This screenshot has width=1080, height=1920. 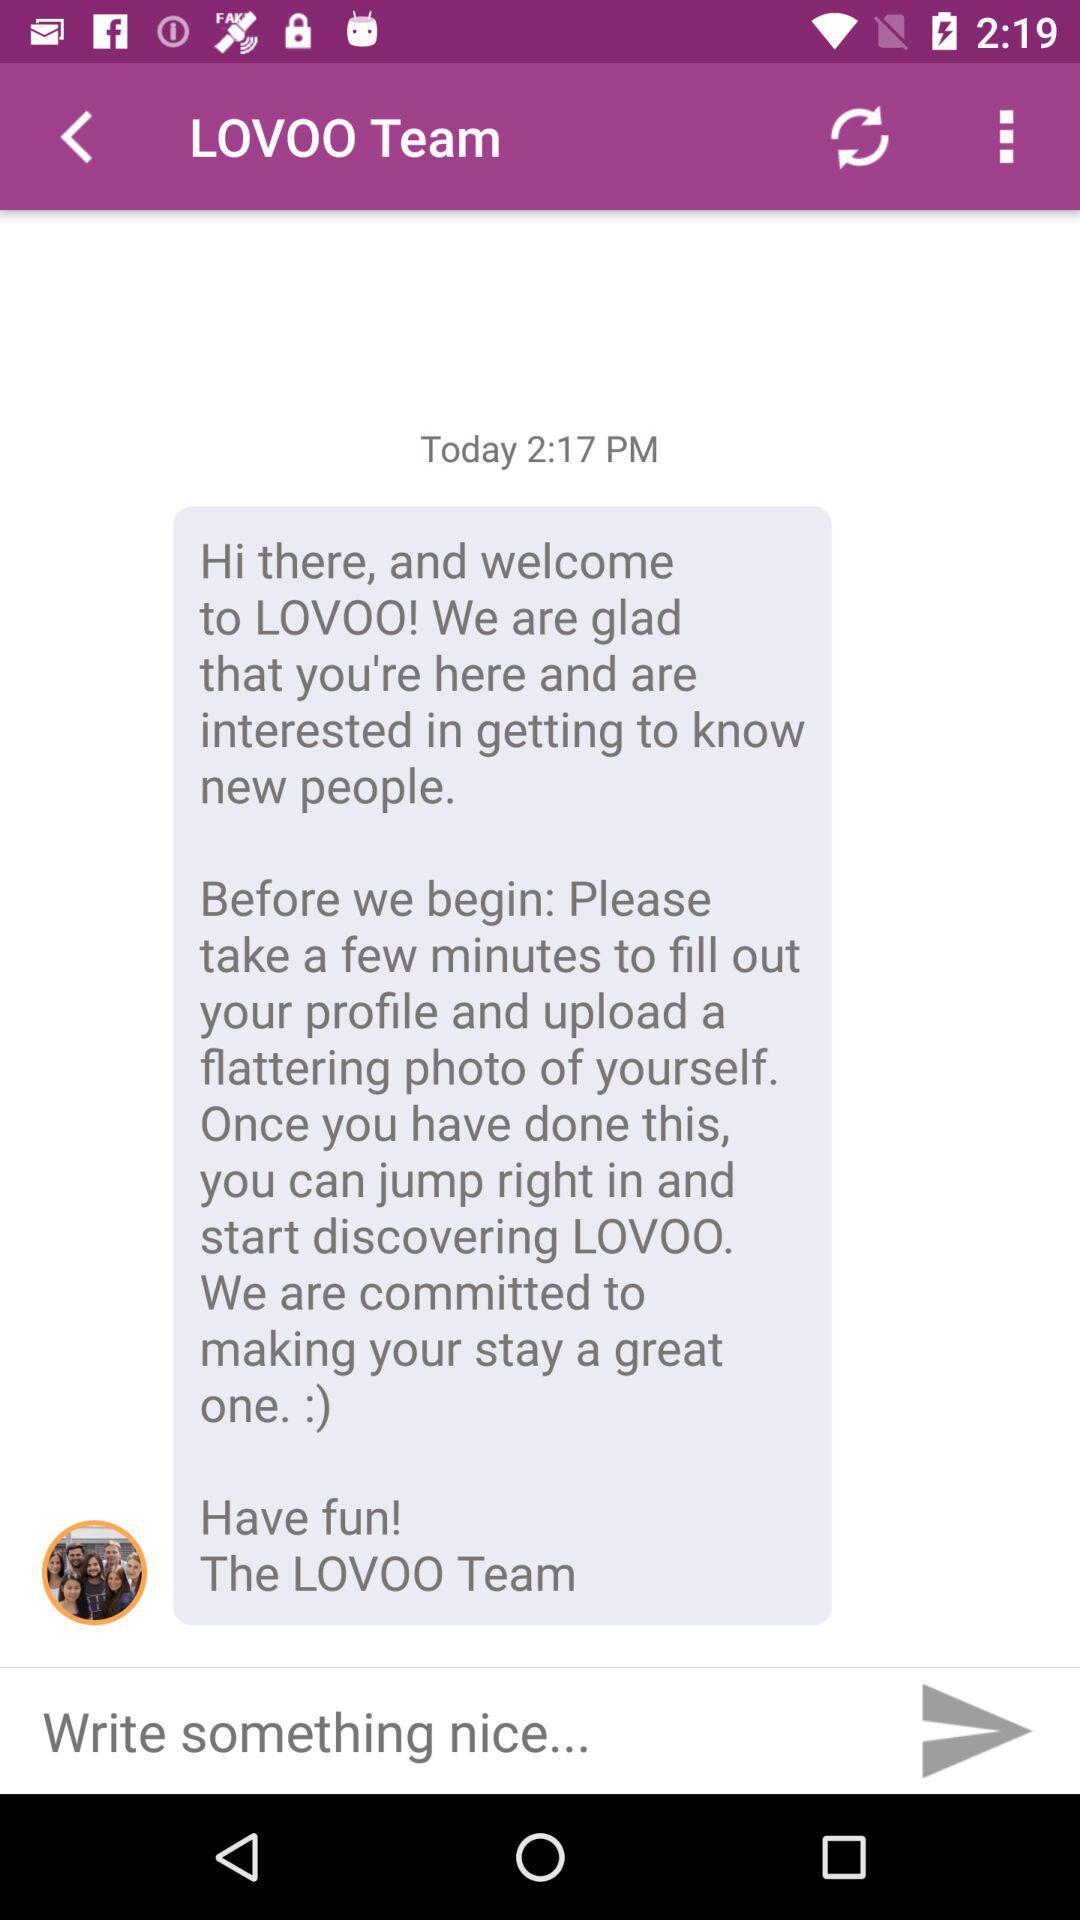 I want to click on the item at the bottom right corner, so click(x=974, y=1730).